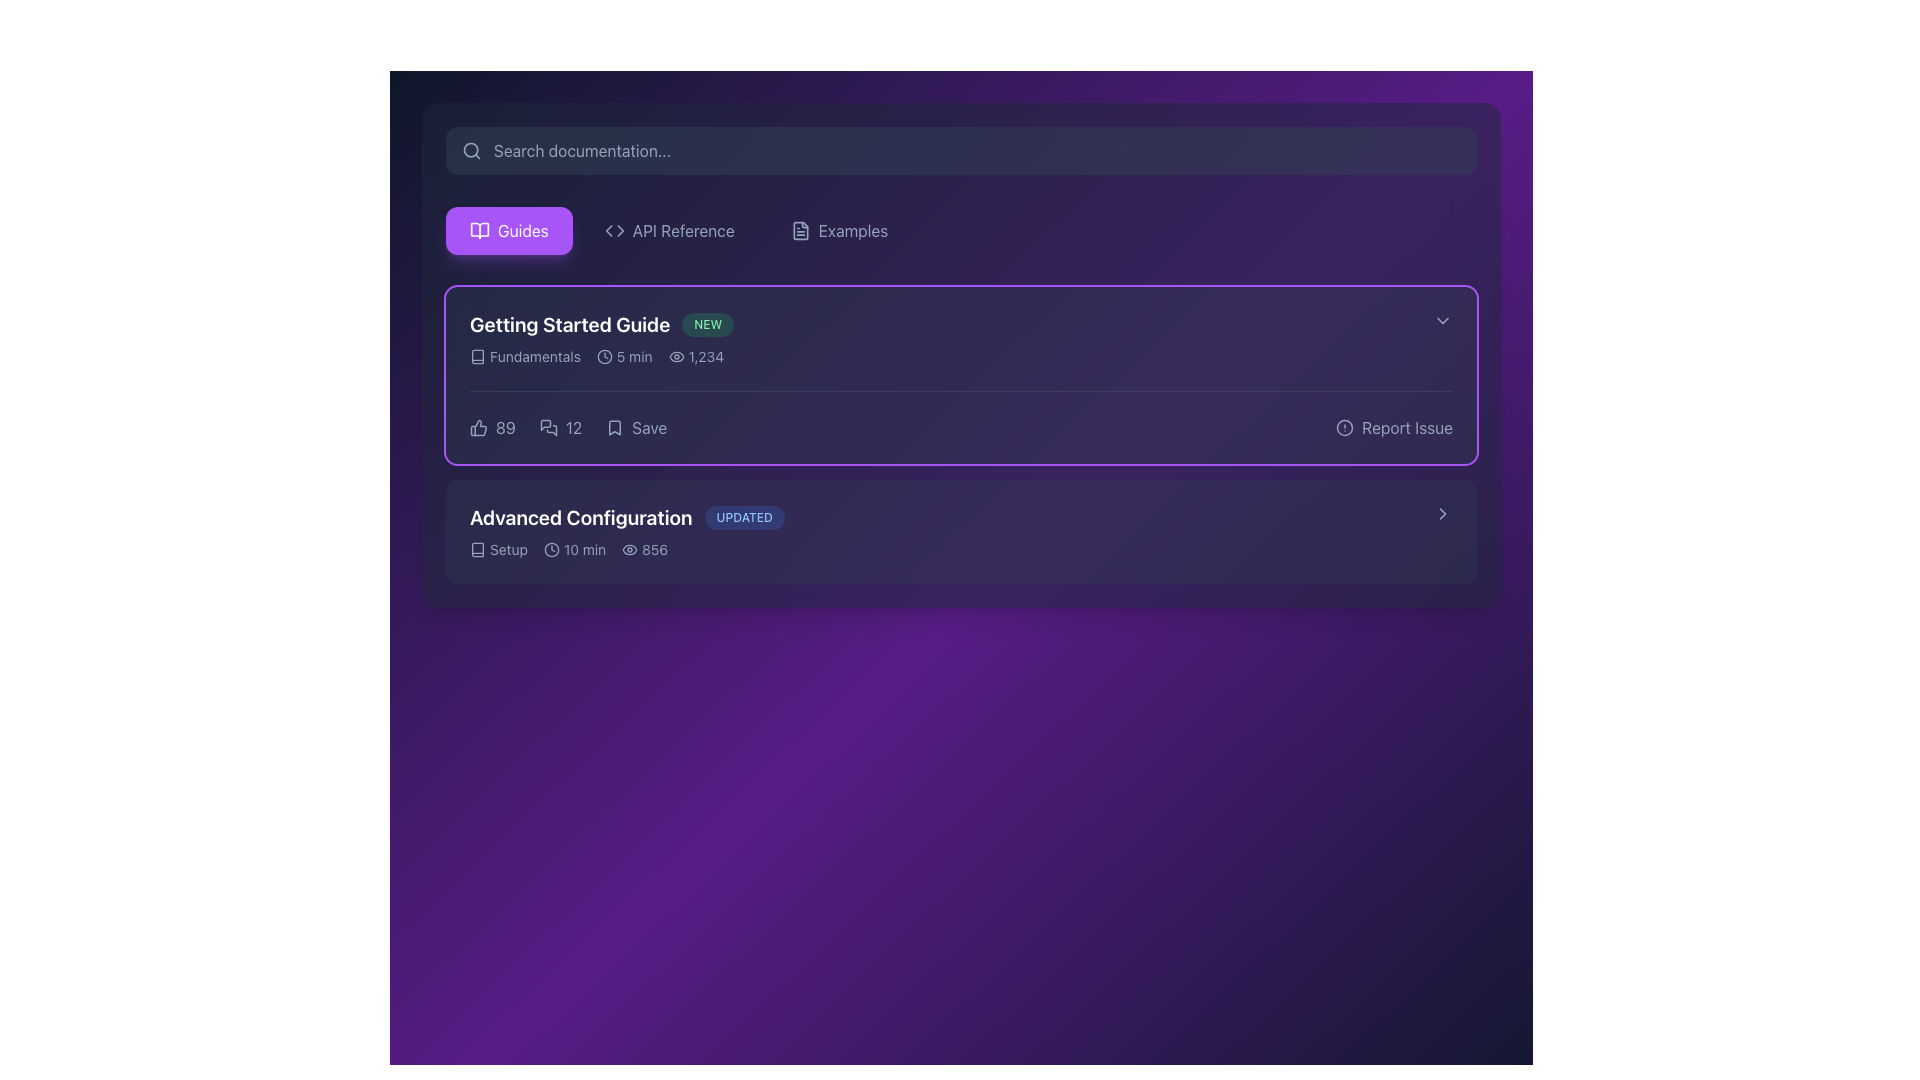 This screenshot has width=1920, height=1080. I want to click on displayed text '10 min' from the Text Label with Icon located in the 'Advanced Configuration' section, positioned to the right of 'Setup' and before the '856' statistic entry, so click(574, 550).